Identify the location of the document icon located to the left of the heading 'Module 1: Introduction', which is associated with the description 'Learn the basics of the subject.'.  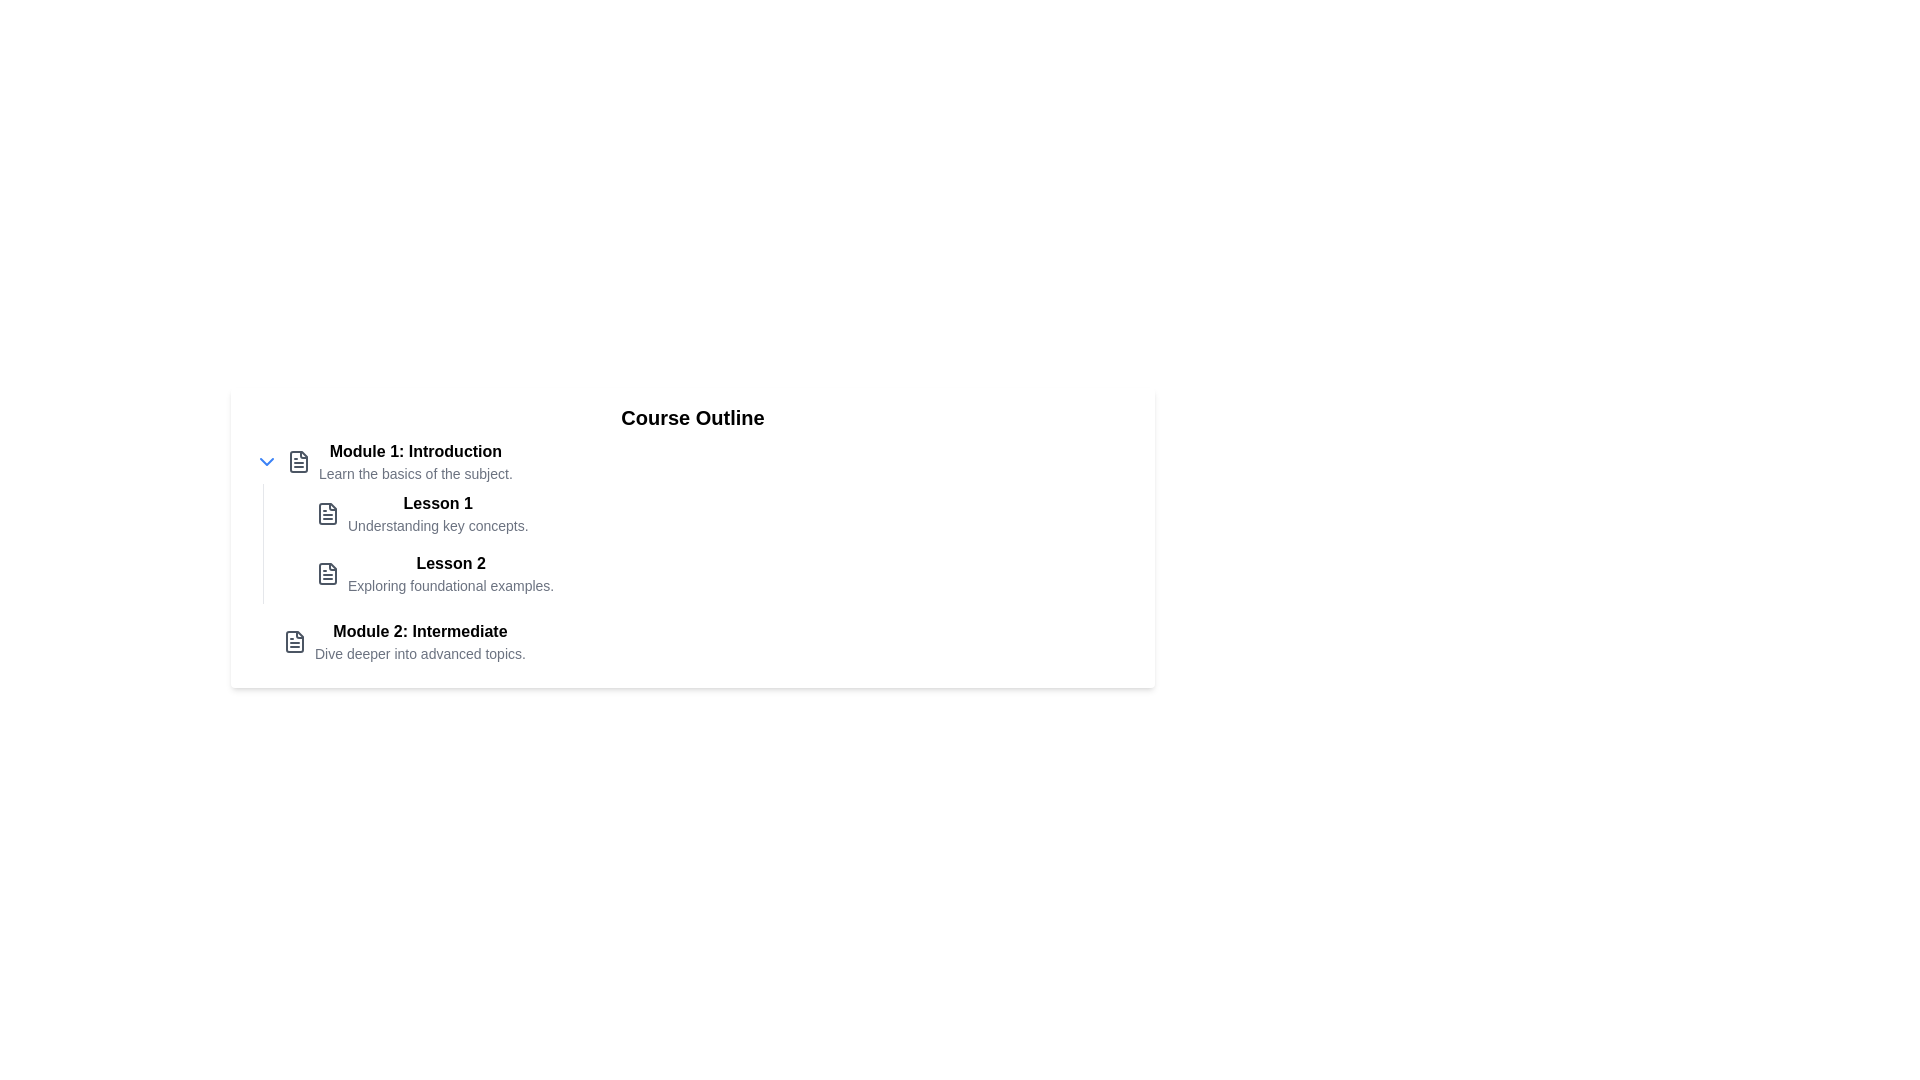
(297, 462).